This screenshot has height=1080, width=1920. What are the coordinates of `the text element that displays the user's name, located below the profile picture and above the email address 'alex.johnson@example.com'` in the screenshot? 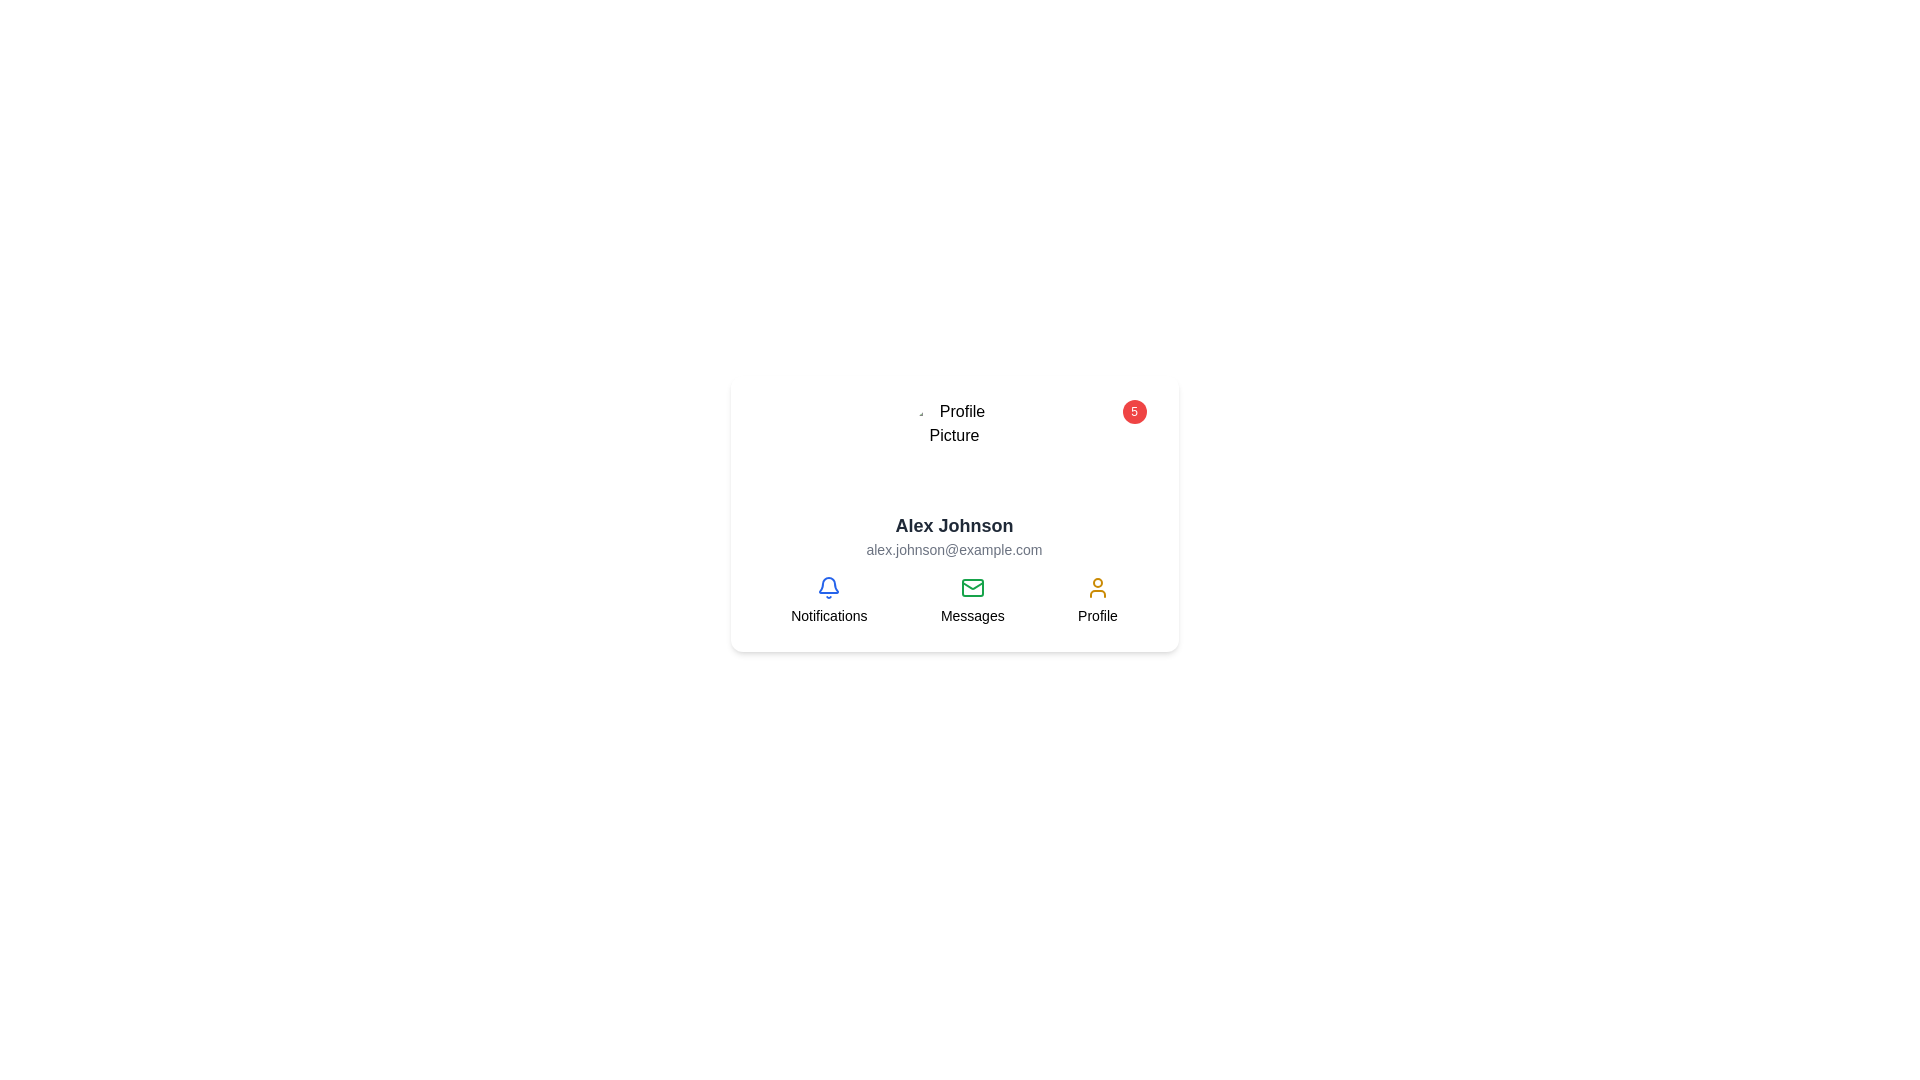 It's located at (953, 524).